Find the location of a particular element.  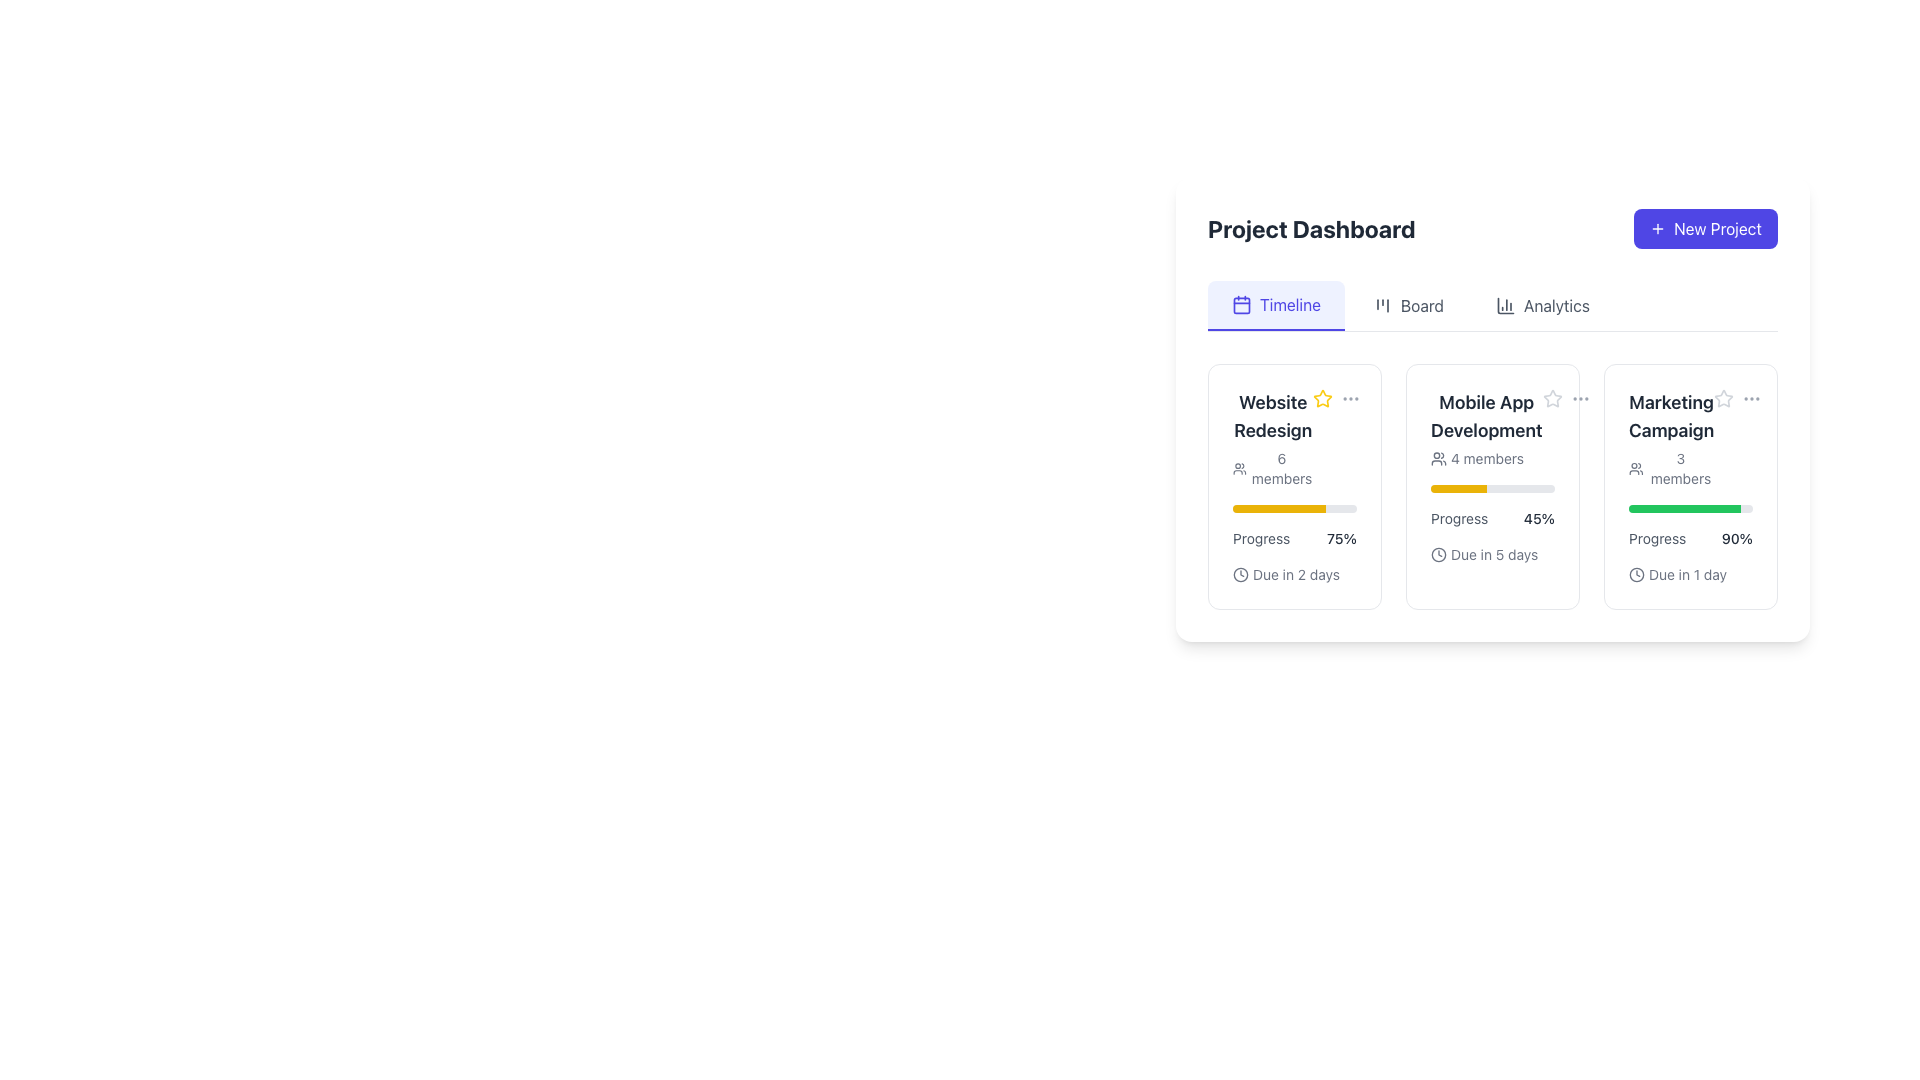

the star icon located at the top left inside the 'Website Redesign' card is located at coordinates (1323, 398).